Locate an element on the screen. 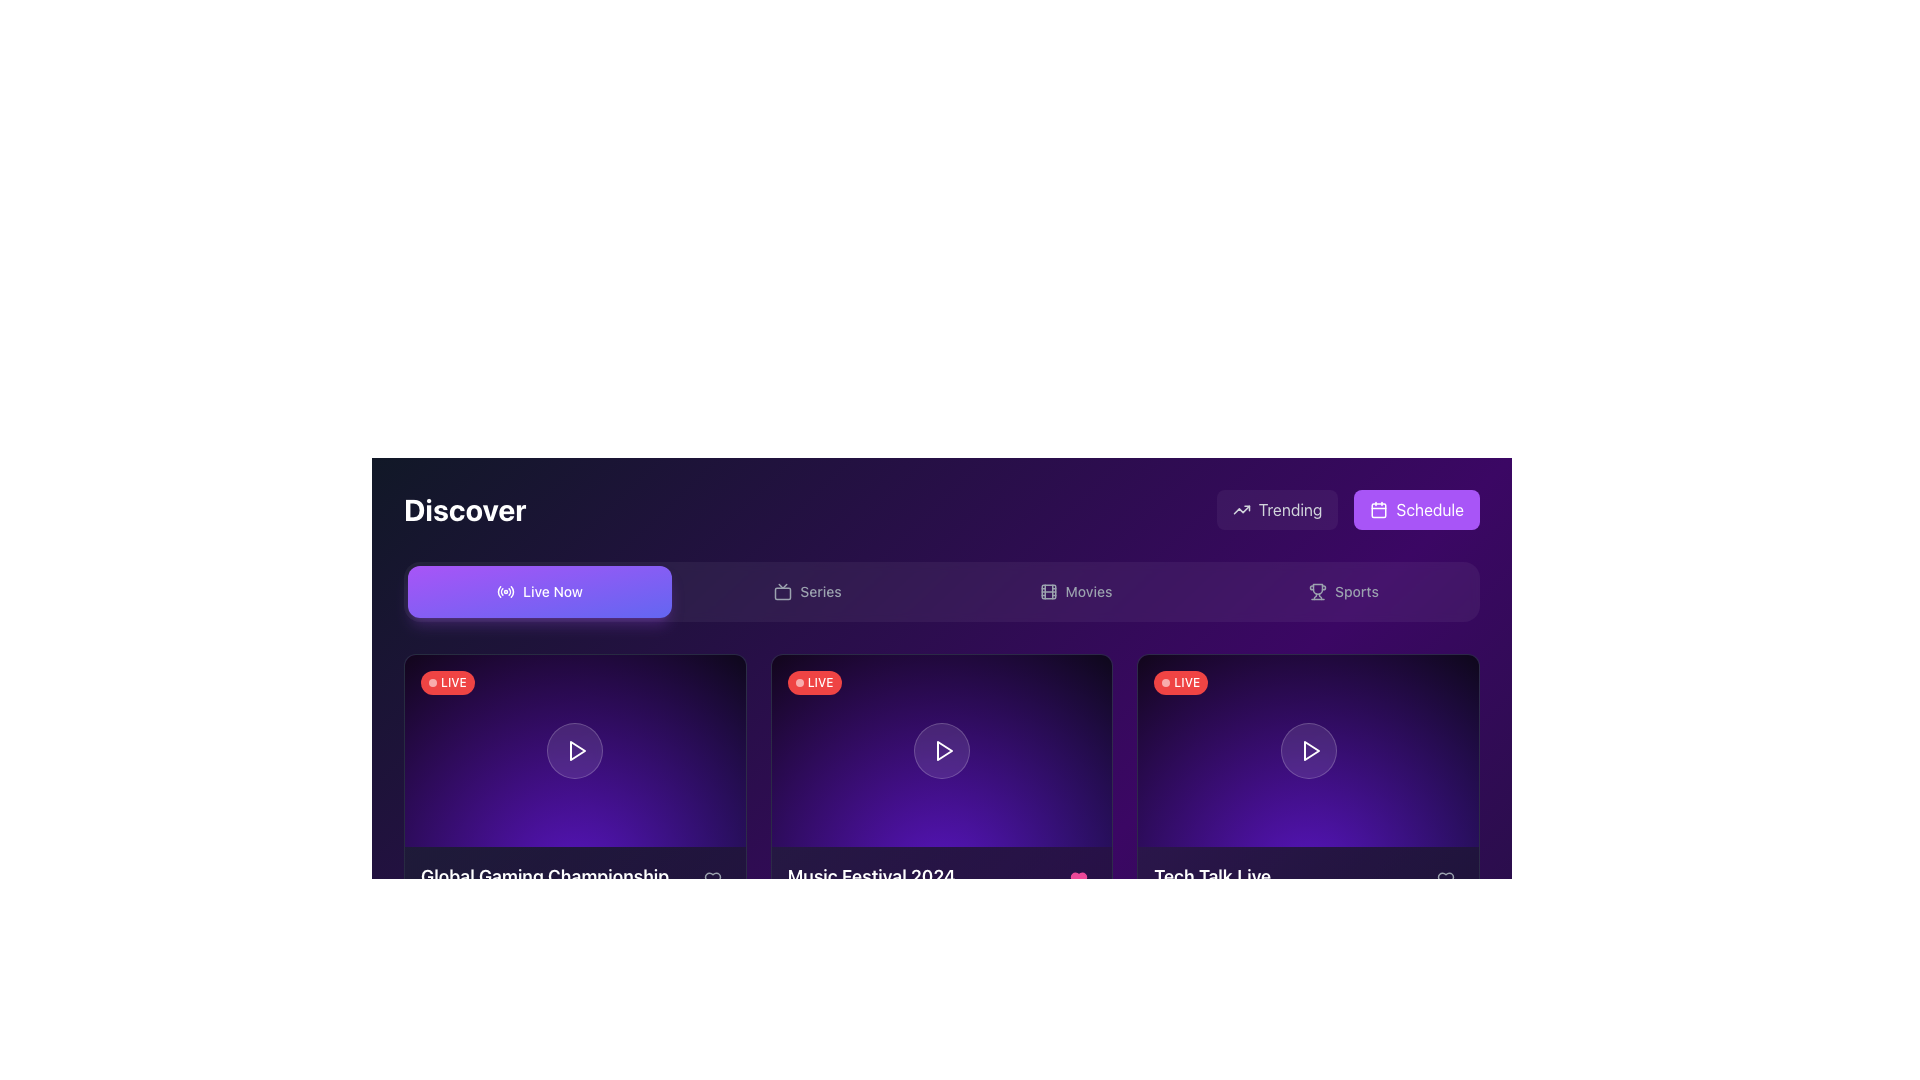 This screenshot has height=1080, width=1920. the circular button with a triangular play icon, which is located is located at coordinates (1308, 750).